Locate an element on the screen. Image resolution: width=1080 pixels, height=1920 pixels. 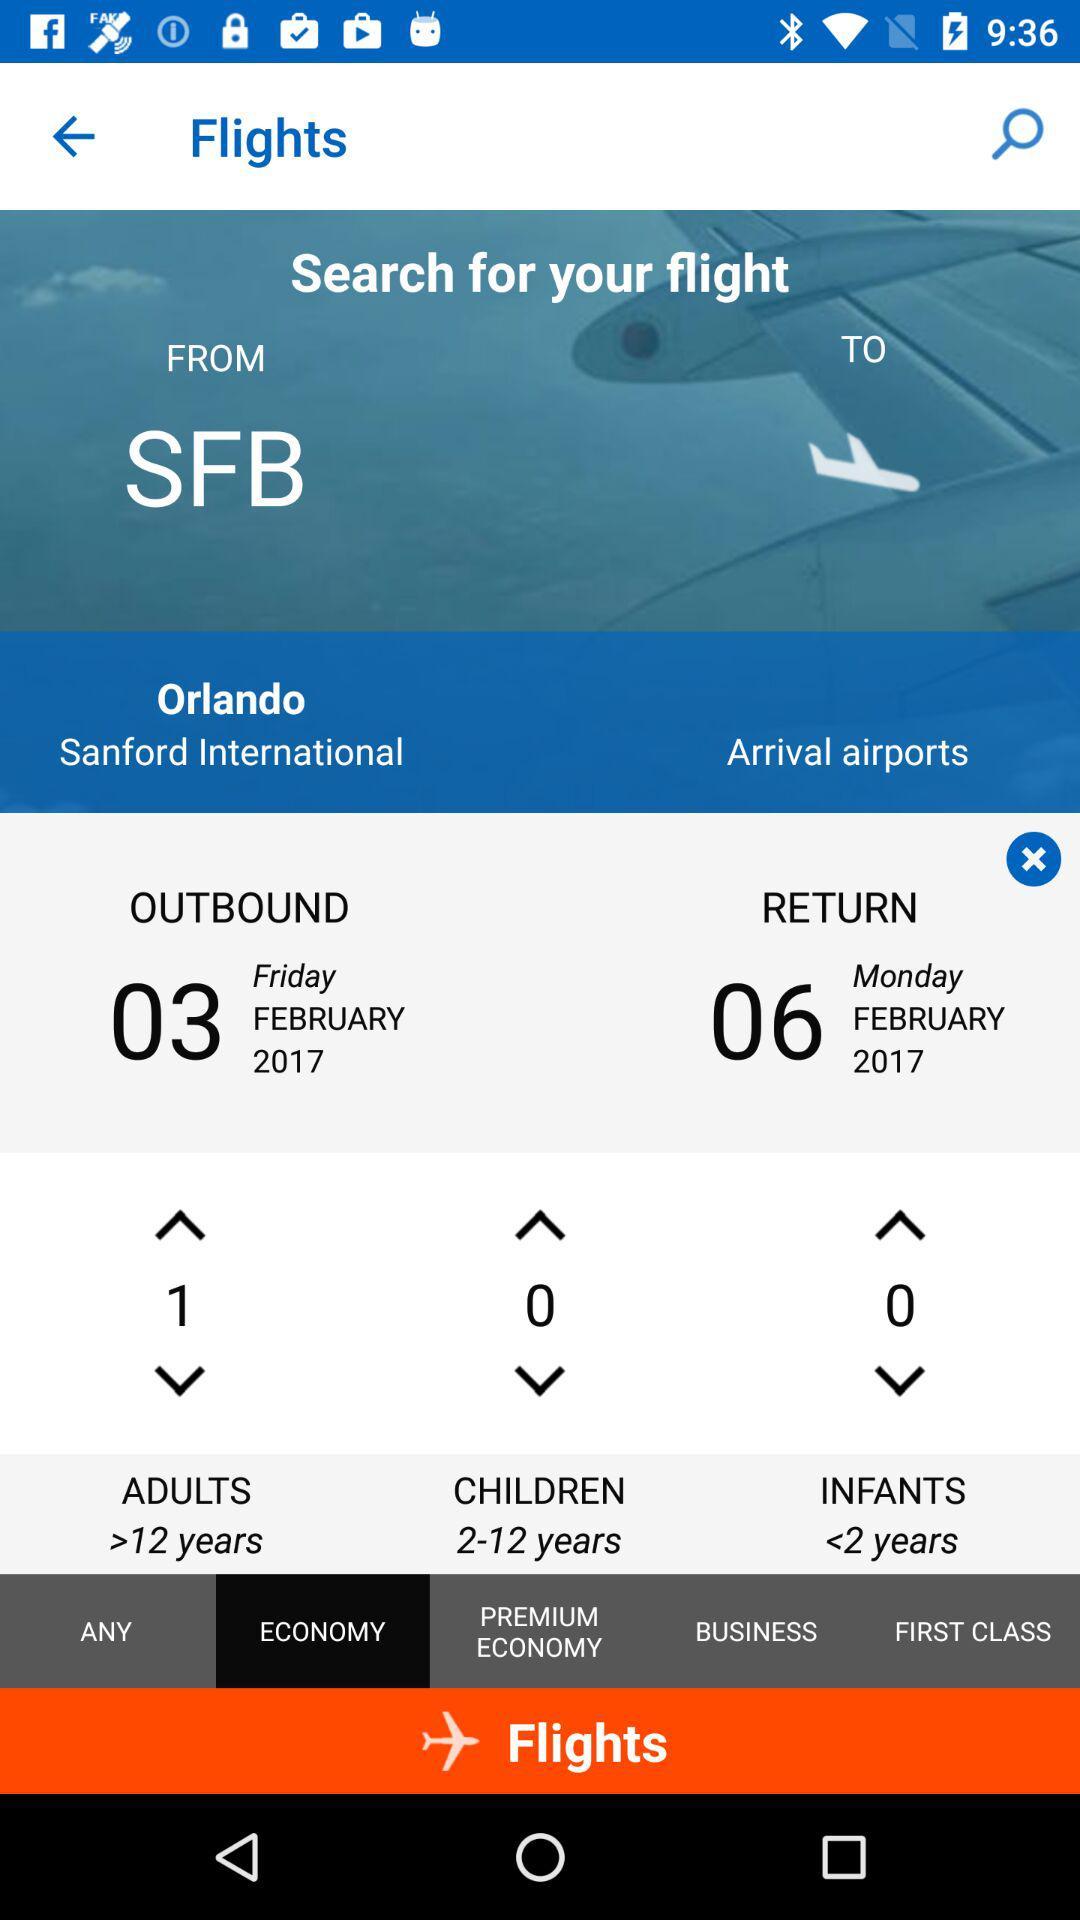
increase number of infants is located at coordinates (898, 1224).